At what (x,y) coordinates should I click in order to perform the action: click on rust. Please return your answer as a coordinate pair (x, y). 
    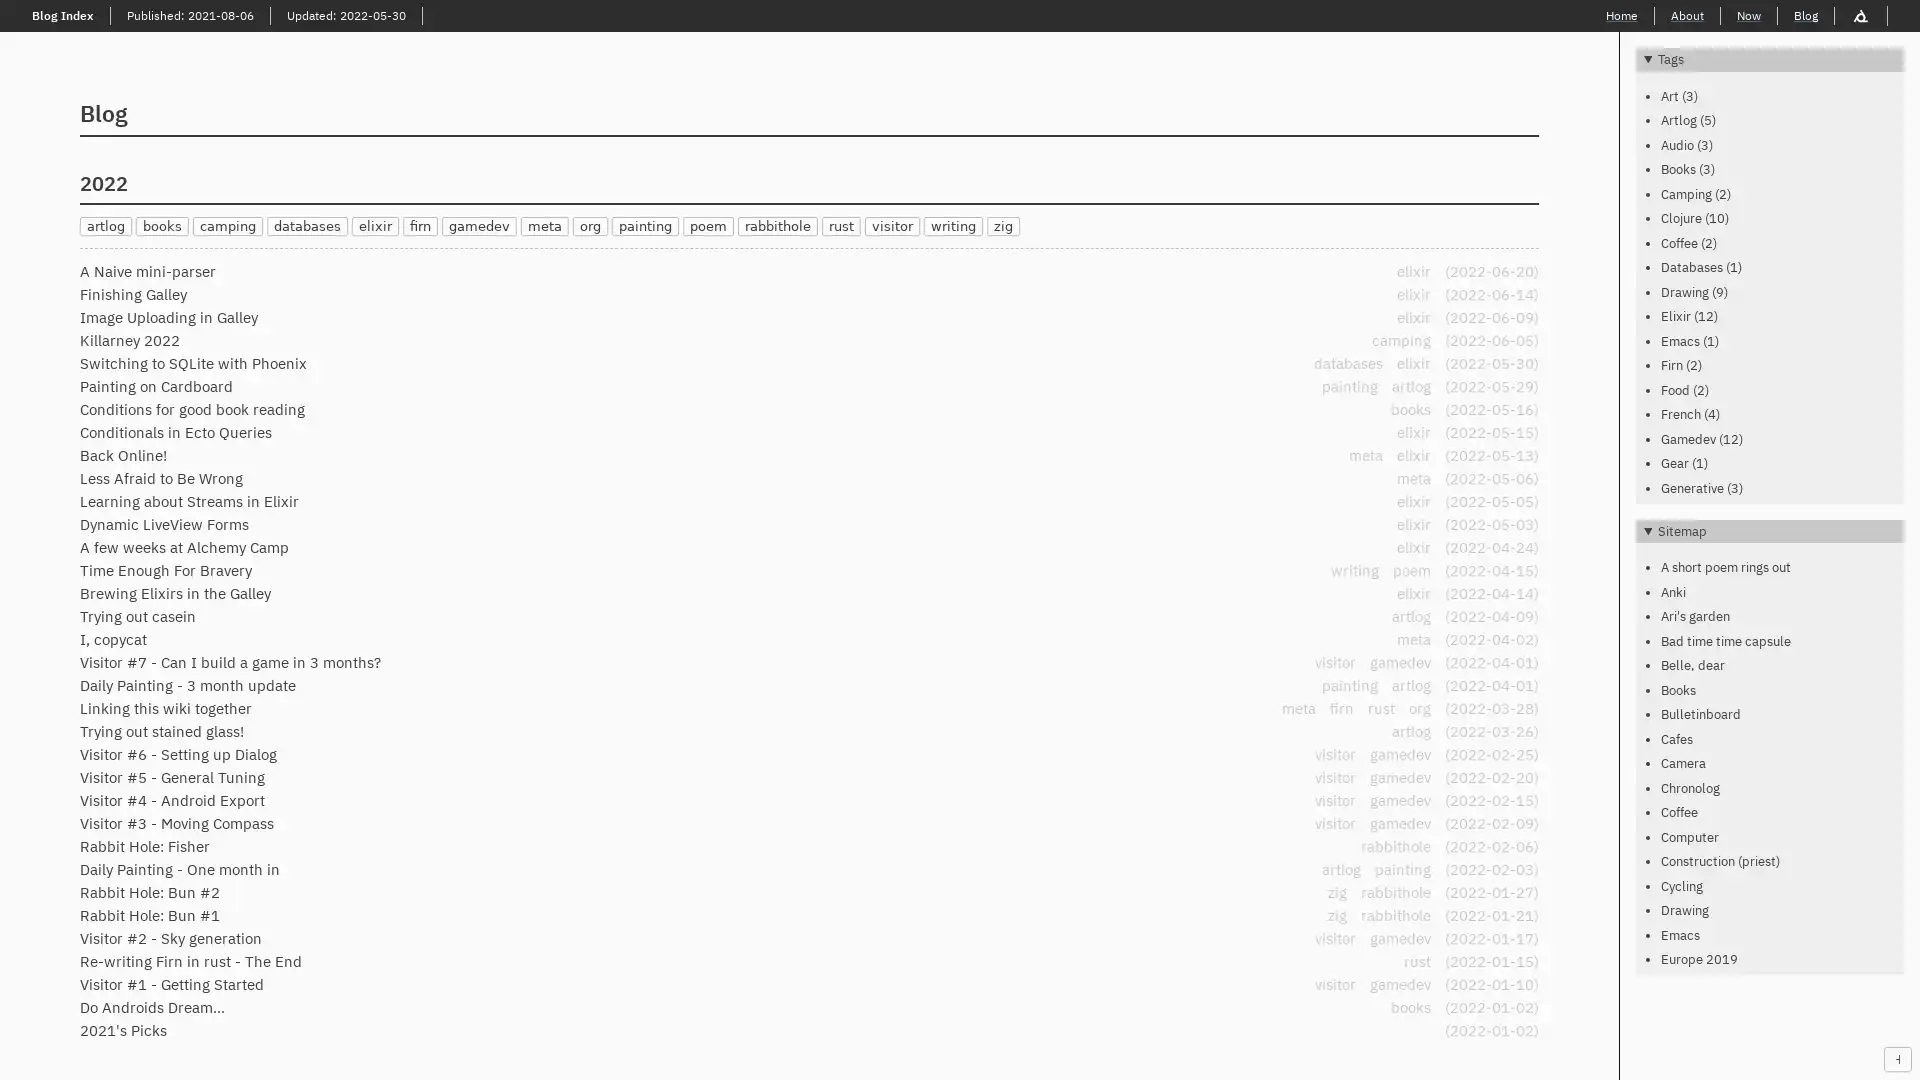
    Looking at the image, I should click on (841, 225).